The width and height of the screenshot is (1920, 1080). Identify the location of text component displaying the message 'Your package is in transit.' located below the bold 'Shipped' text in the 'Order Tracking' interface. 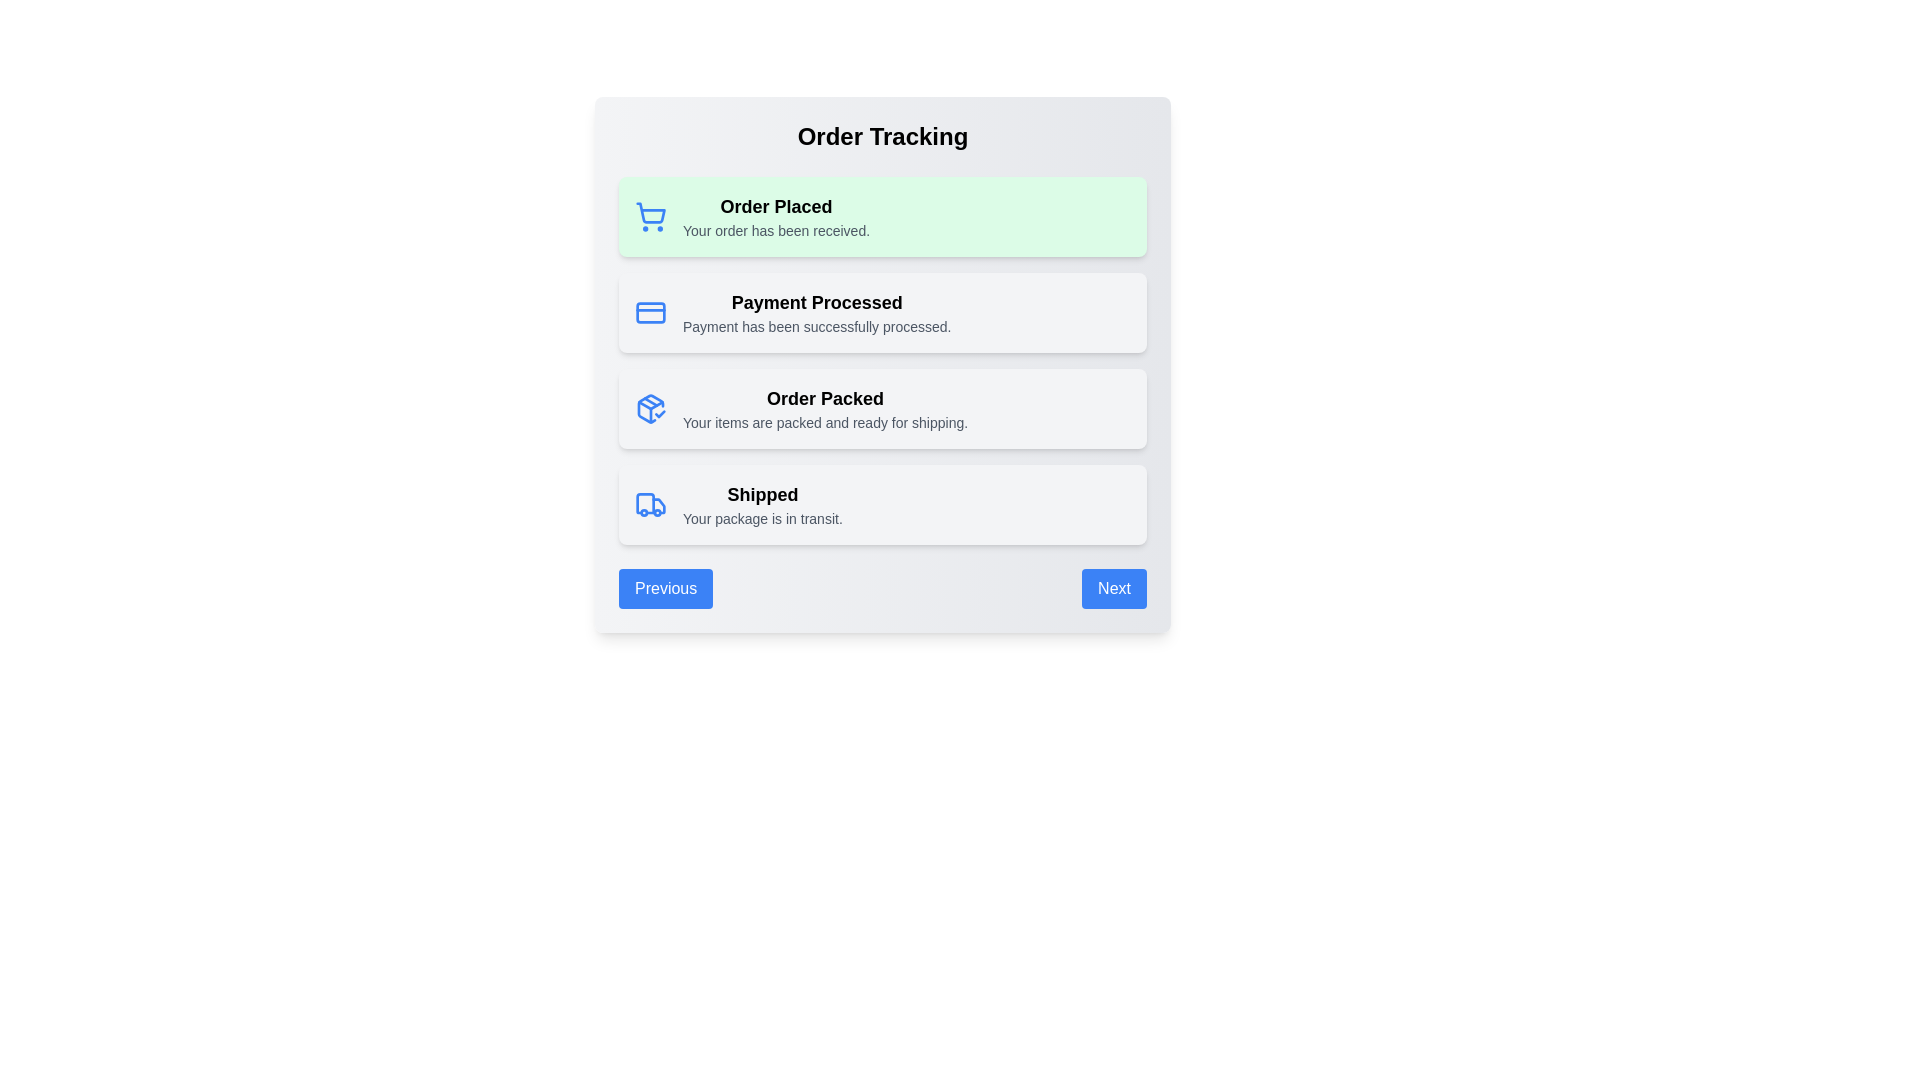
(761, 518).